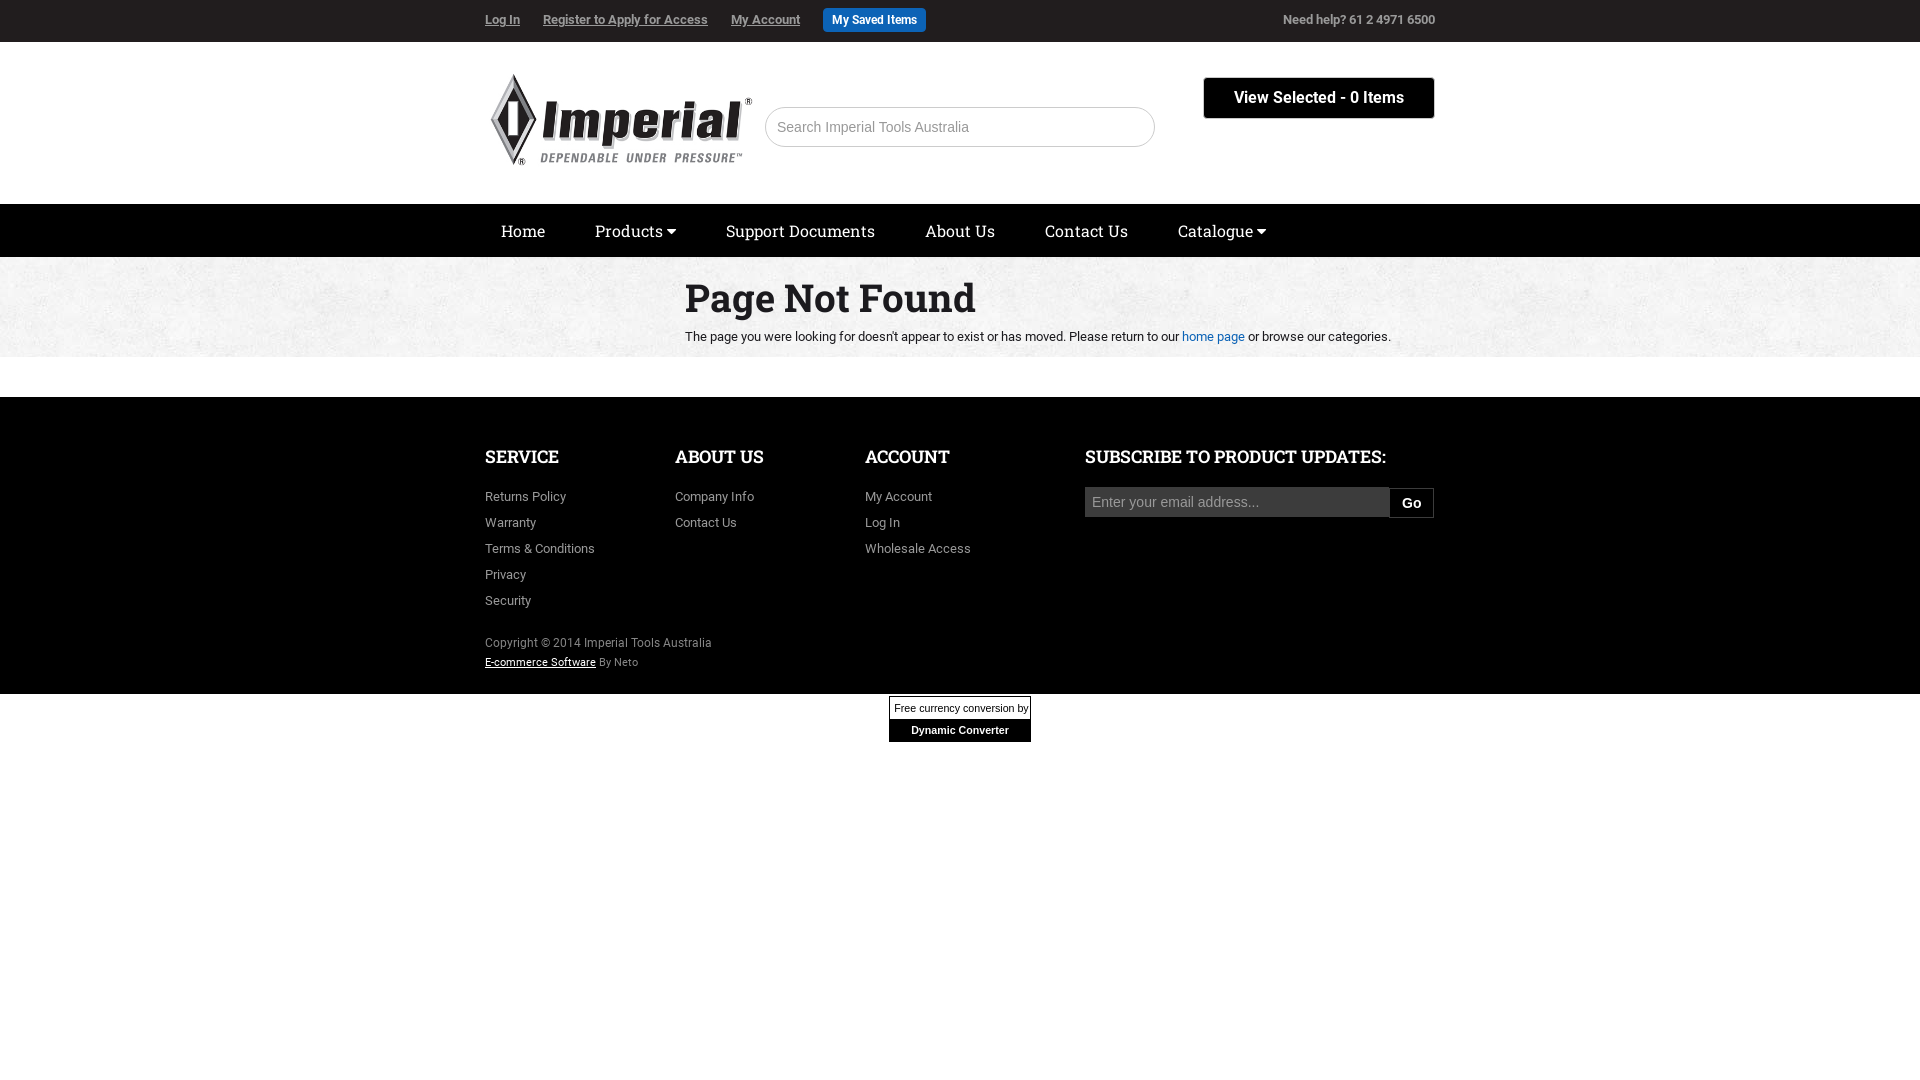  Describe the element at coordinates (960, 717) in the screenshot. I see `' Free currency conversion by` at that location.